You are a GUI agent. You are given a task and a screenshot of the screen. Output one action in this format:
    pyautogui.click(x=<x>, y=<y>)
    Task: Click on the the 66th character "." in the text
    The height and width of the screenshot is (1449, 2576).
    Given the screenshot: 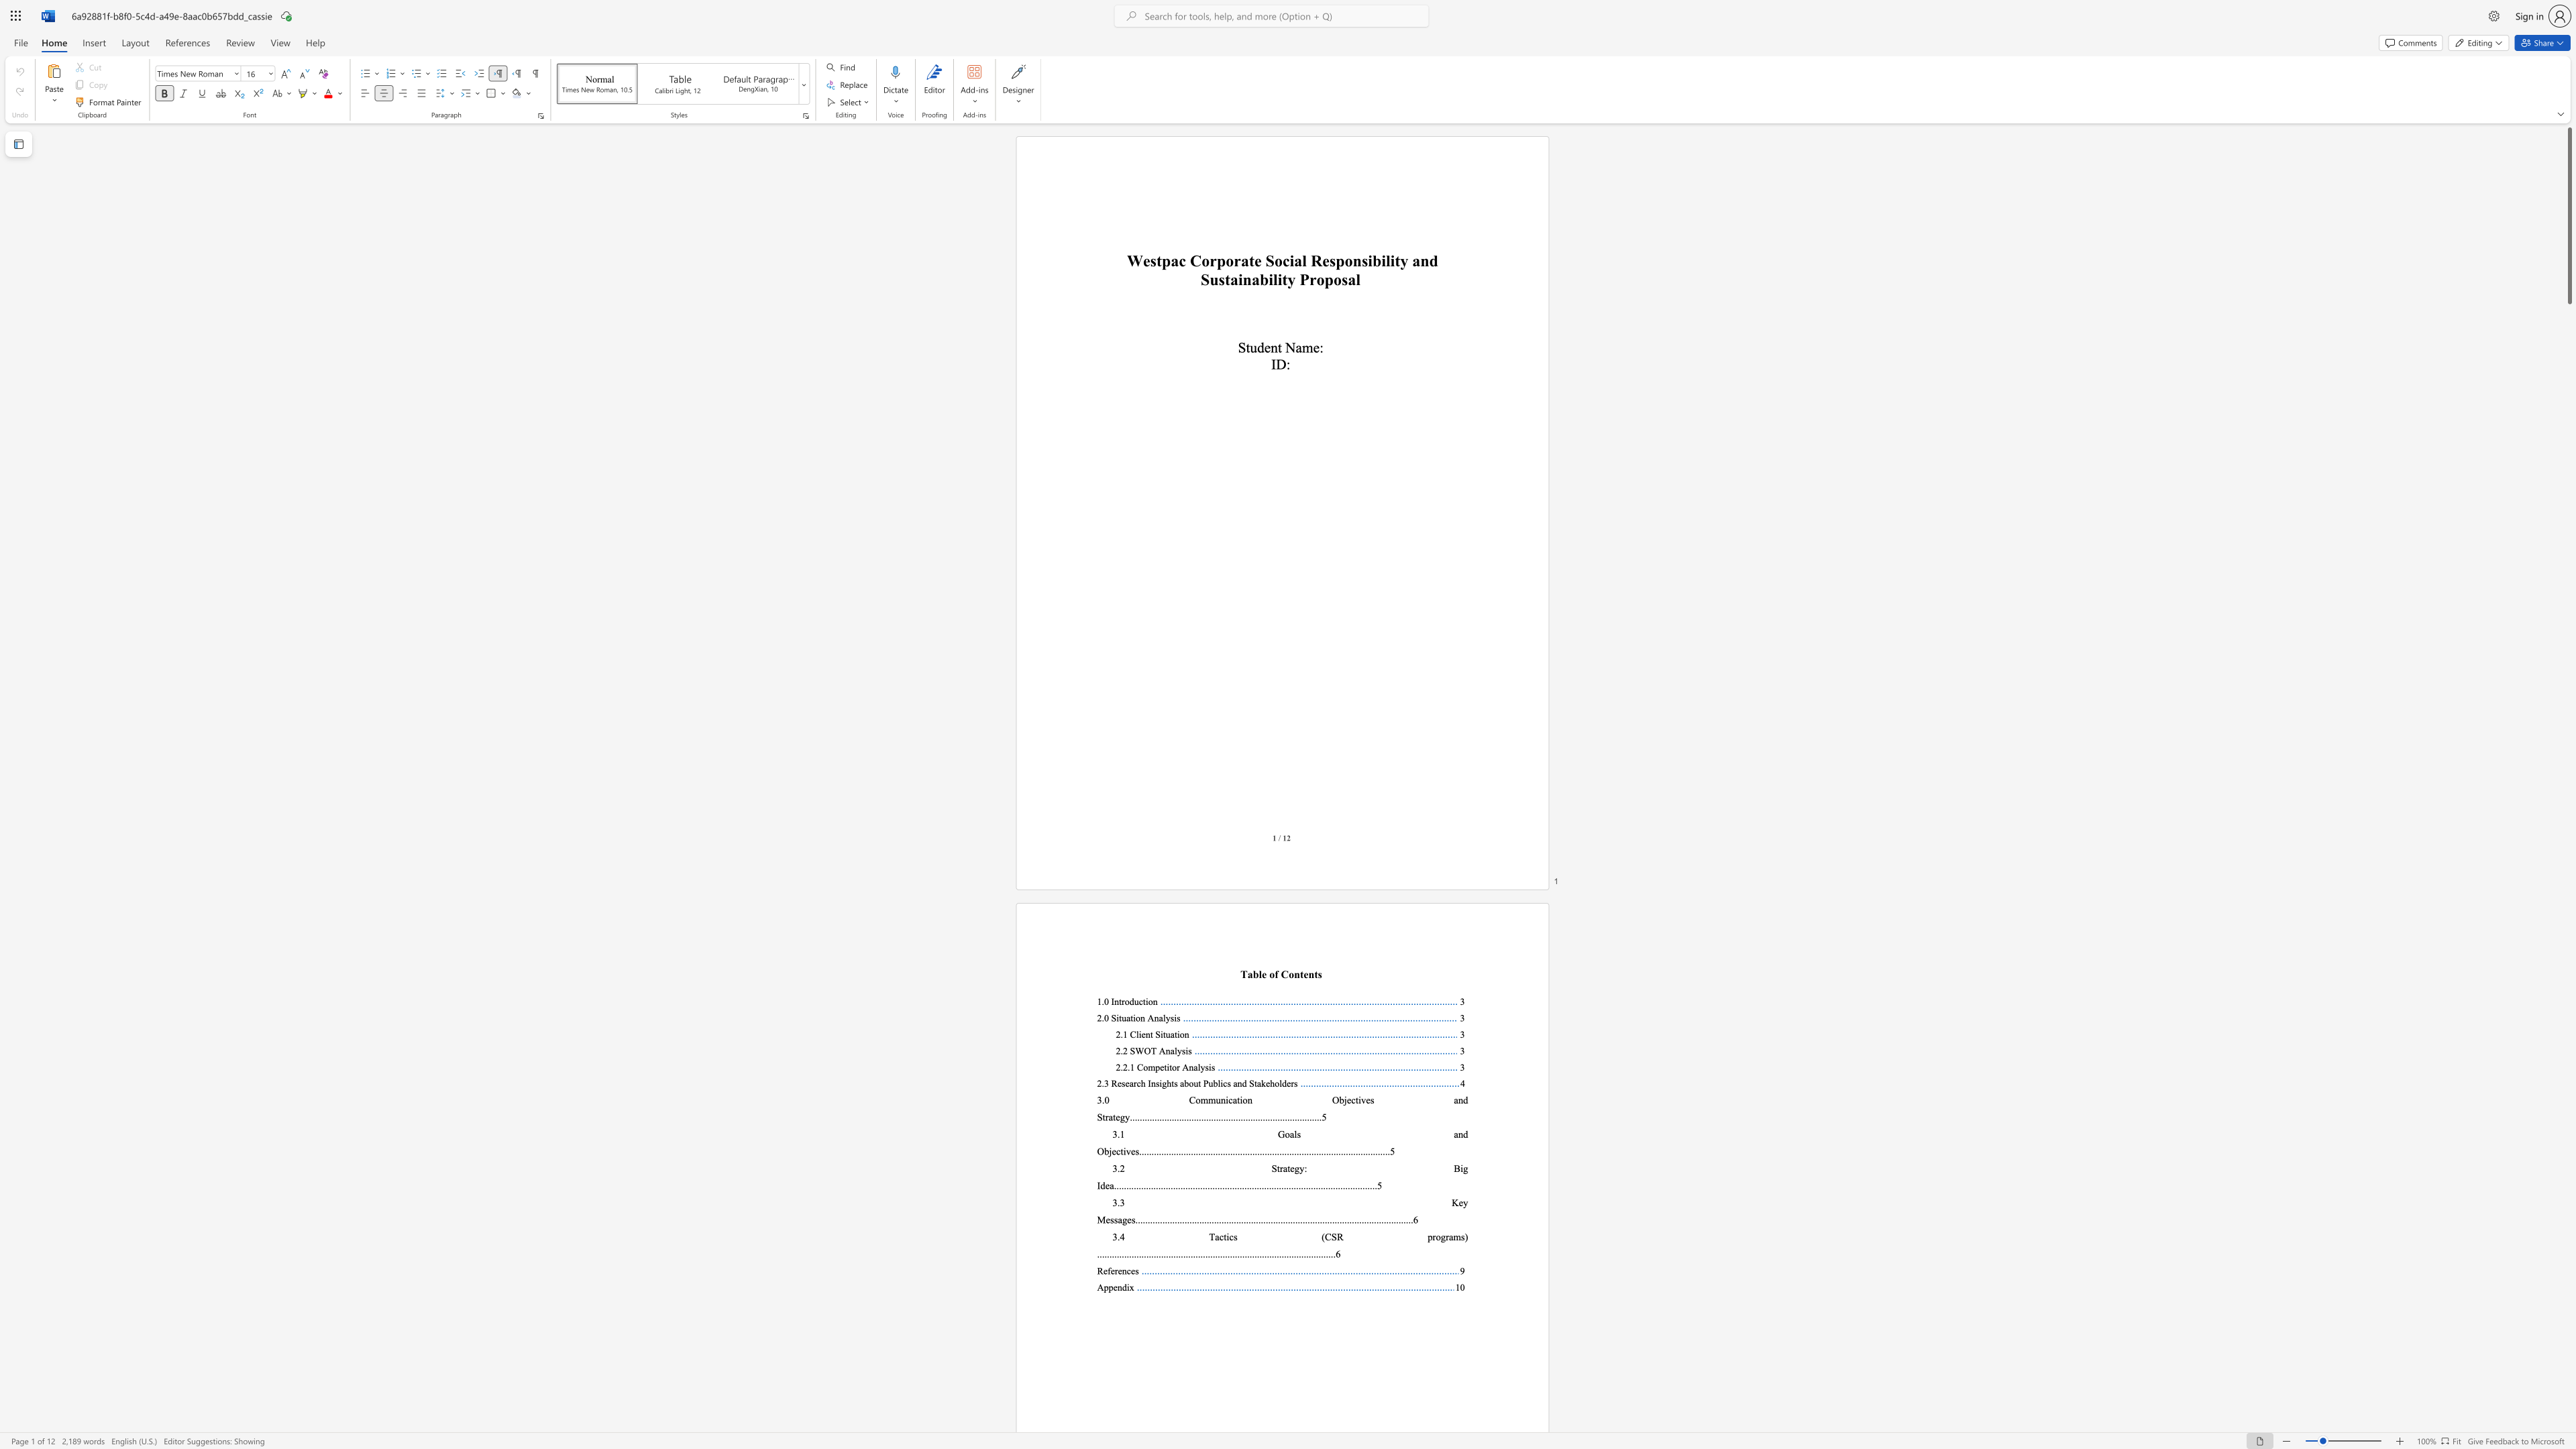 What is the action you would take?
    pyautogui.click(x=1273, y=1185)
    